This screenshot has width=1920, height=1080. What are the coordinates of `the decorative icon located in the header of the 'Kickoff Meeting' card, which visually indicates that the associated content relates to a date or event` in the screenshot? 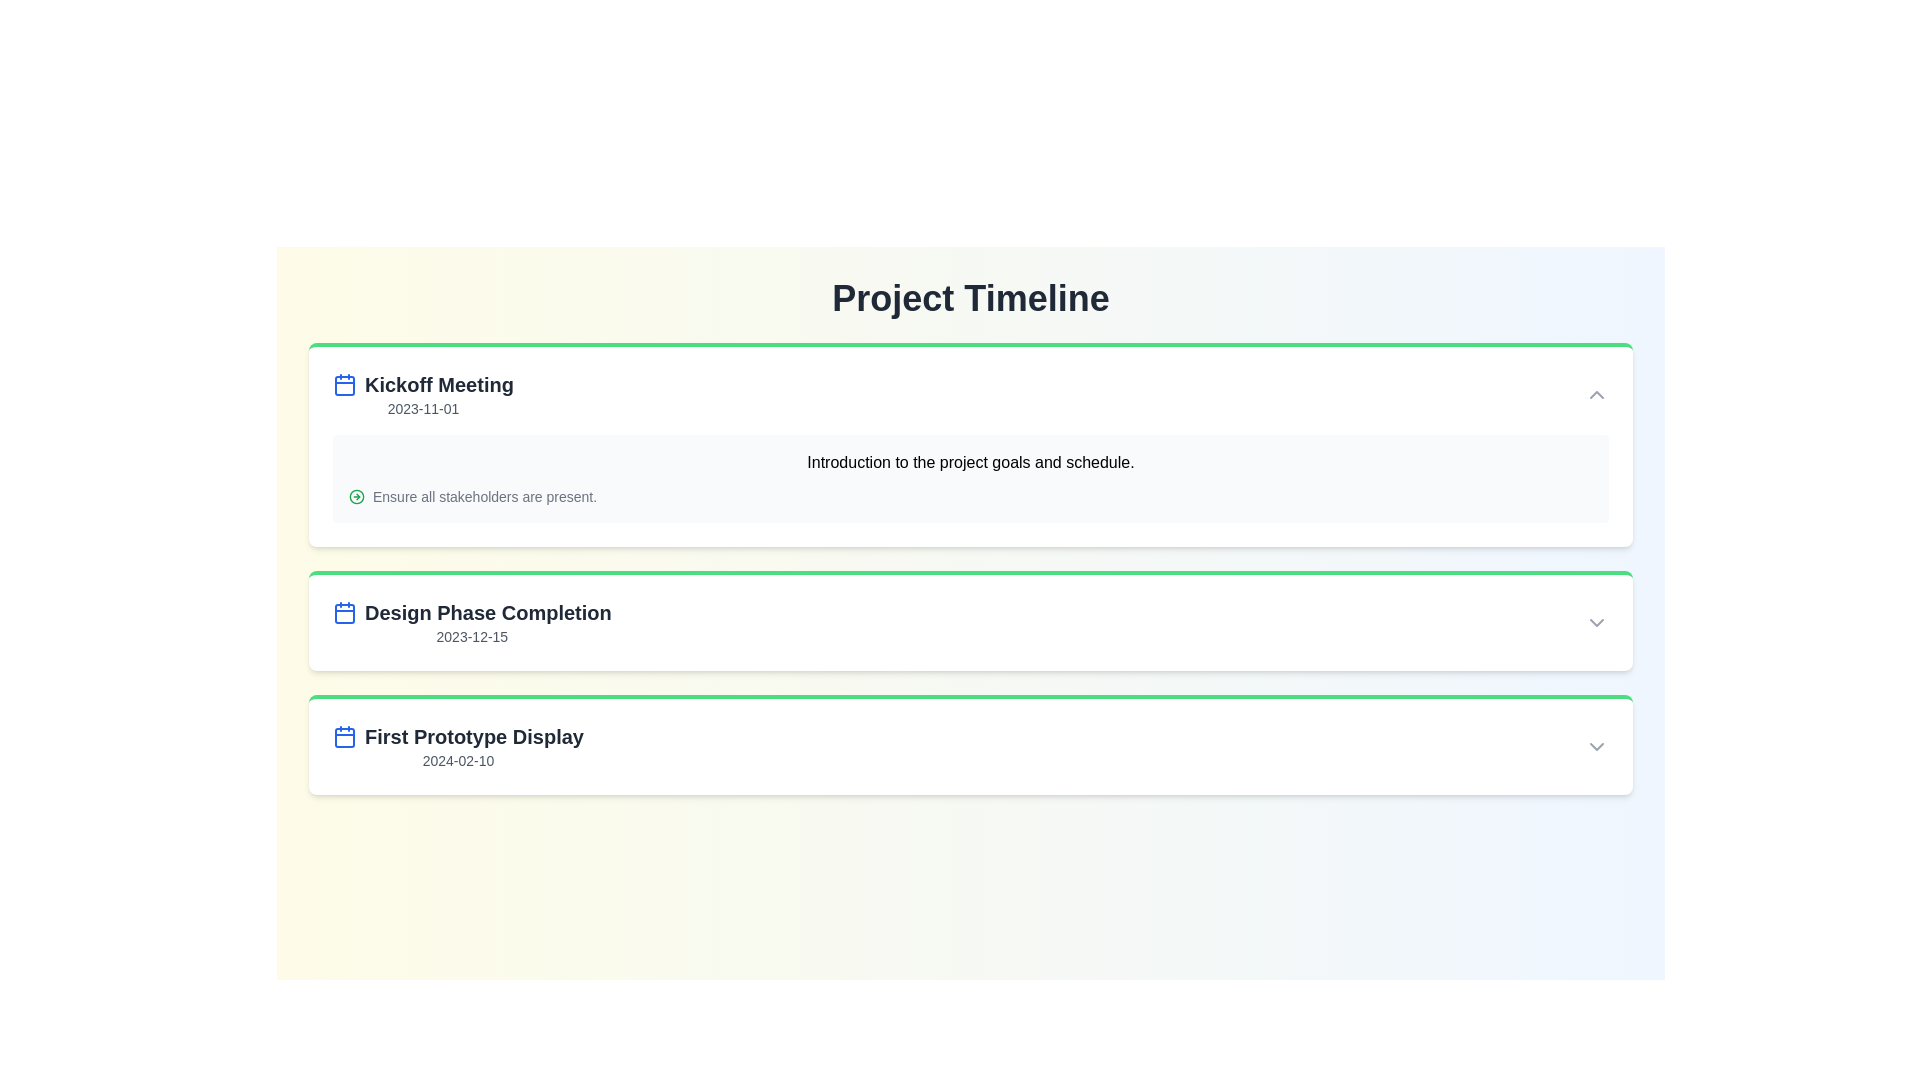 It's located at (345, 385).